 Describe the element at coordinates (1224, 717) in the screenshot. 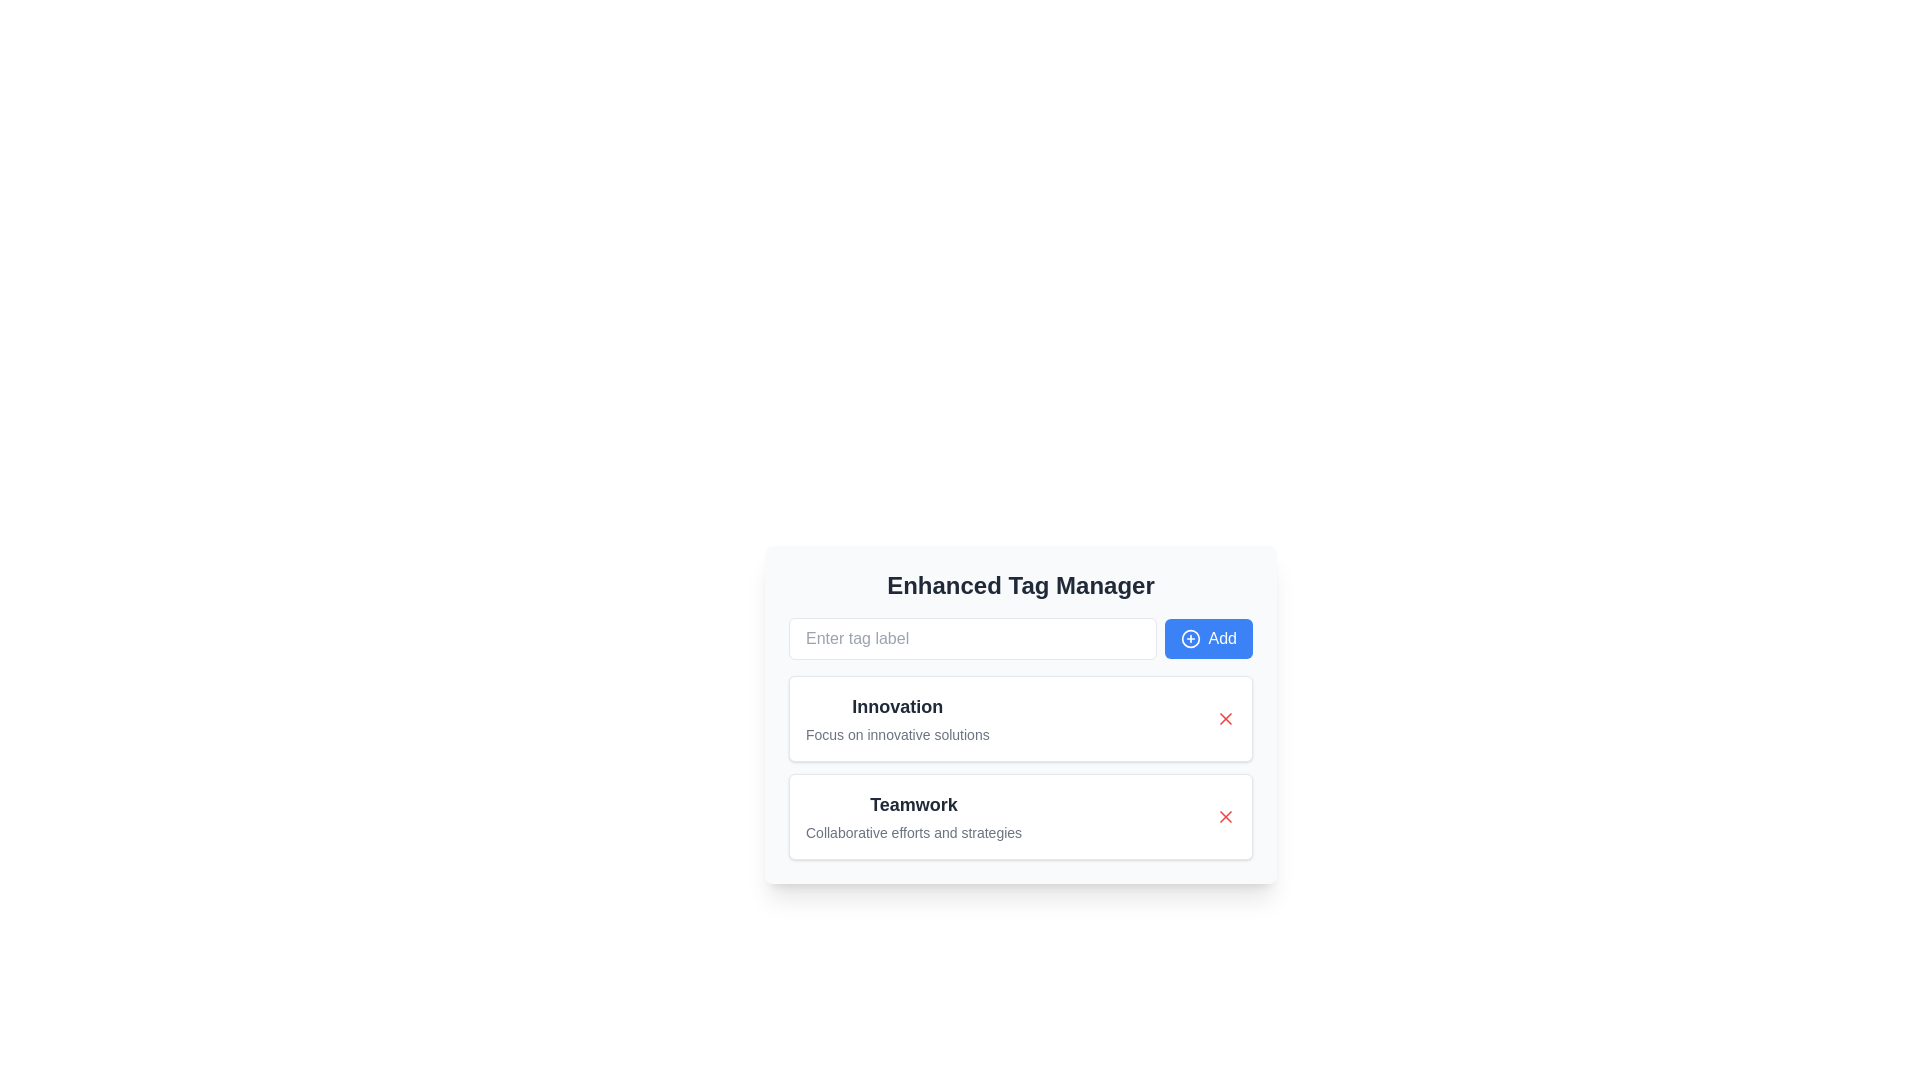

I see `the close/delete button icon associated with the 'Innovation' tag entry` at that location.